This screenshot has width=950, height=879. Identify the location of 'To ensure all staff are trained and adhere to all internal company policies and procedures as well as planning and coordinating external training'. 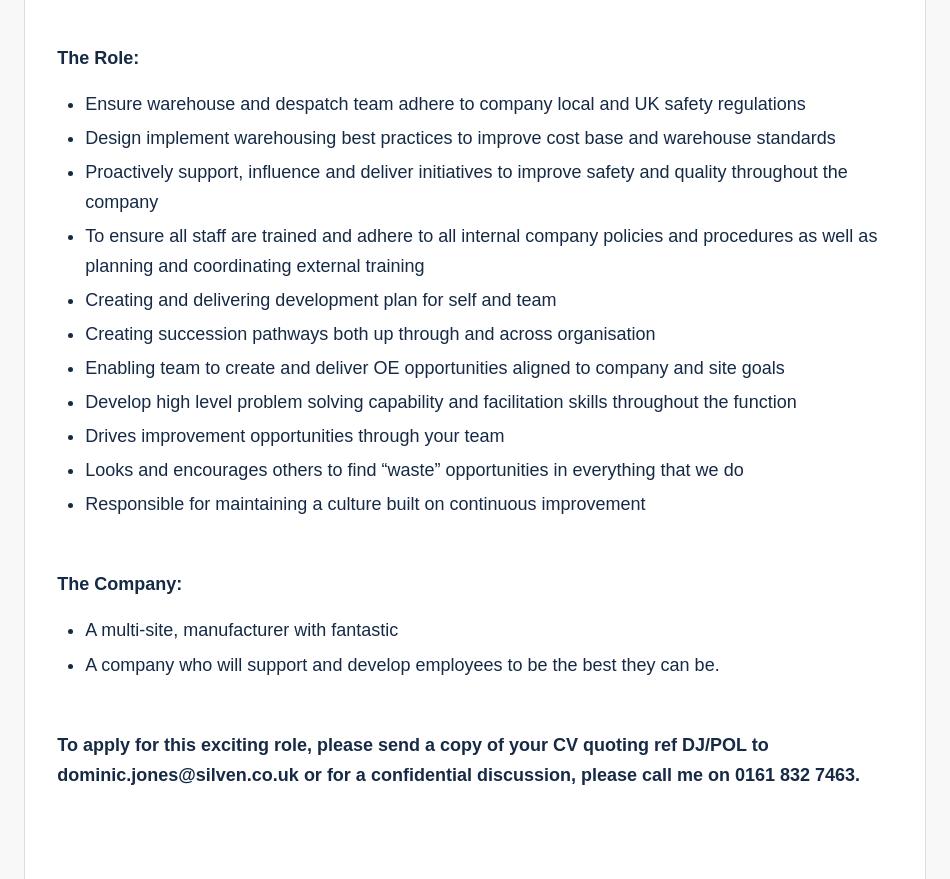
(85, 248).